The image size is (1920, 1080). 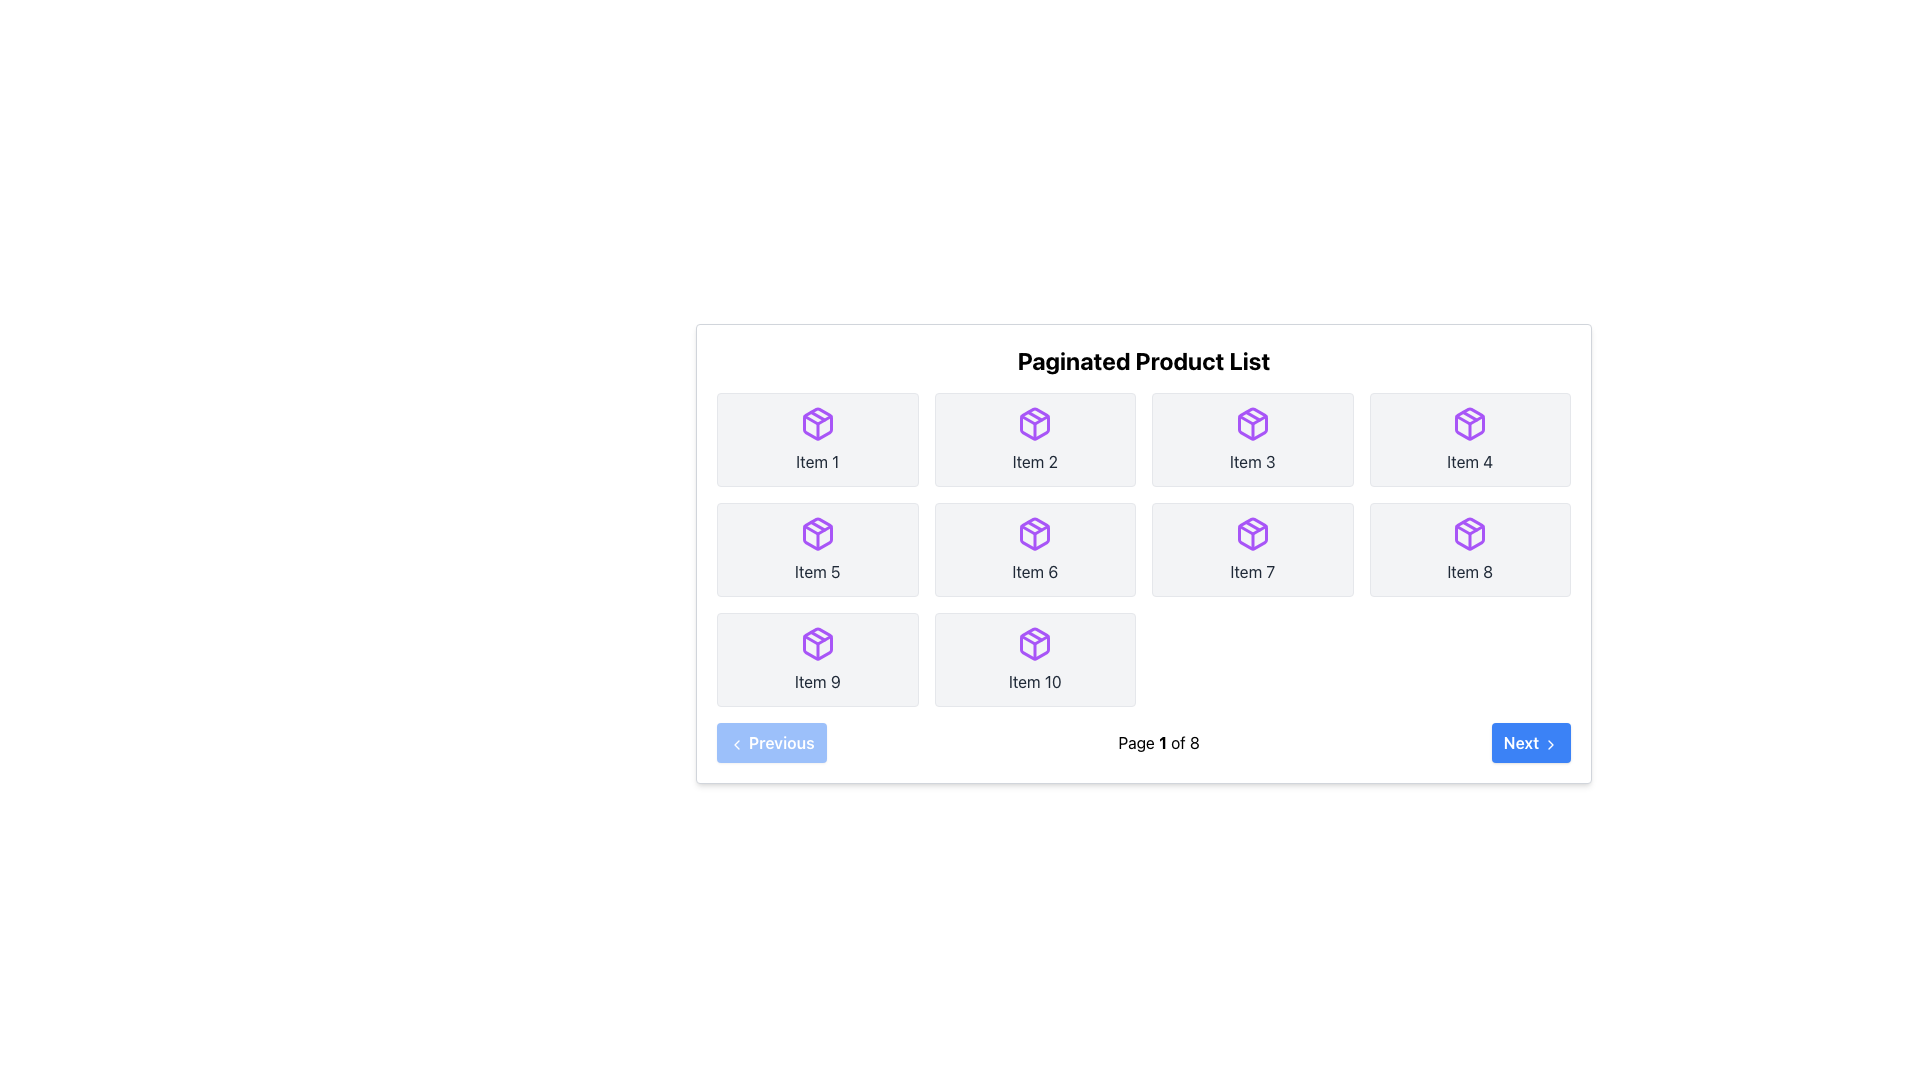 I want to click on the 'Item 2' text label, which is styled with gray text color and centered alignment within a light gray box, located in the first row, second column of the grid layout, so click(x=1035, y=462).